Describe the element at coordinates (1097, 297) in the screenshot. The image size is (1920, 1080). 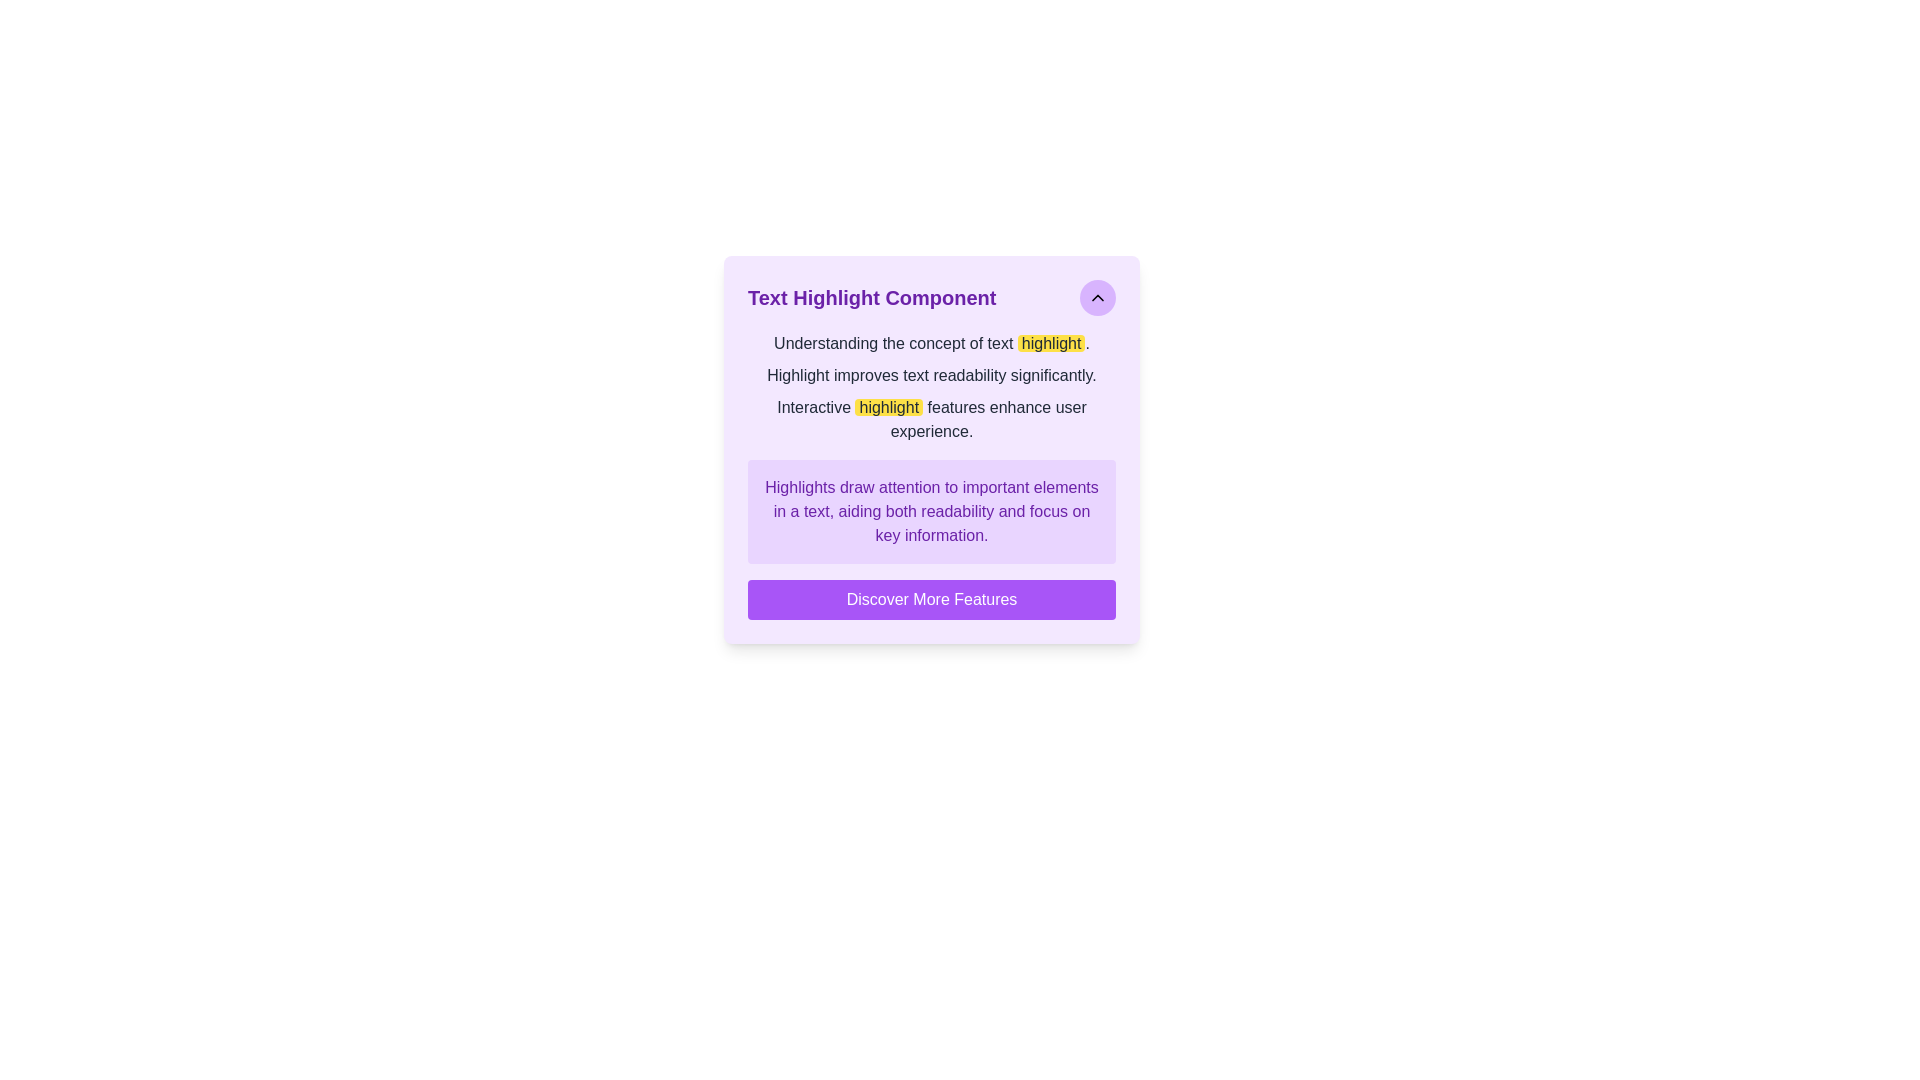
I see `the icon located at the top-right corner of the 'Text Highlight Component' box, which functions` at that location.